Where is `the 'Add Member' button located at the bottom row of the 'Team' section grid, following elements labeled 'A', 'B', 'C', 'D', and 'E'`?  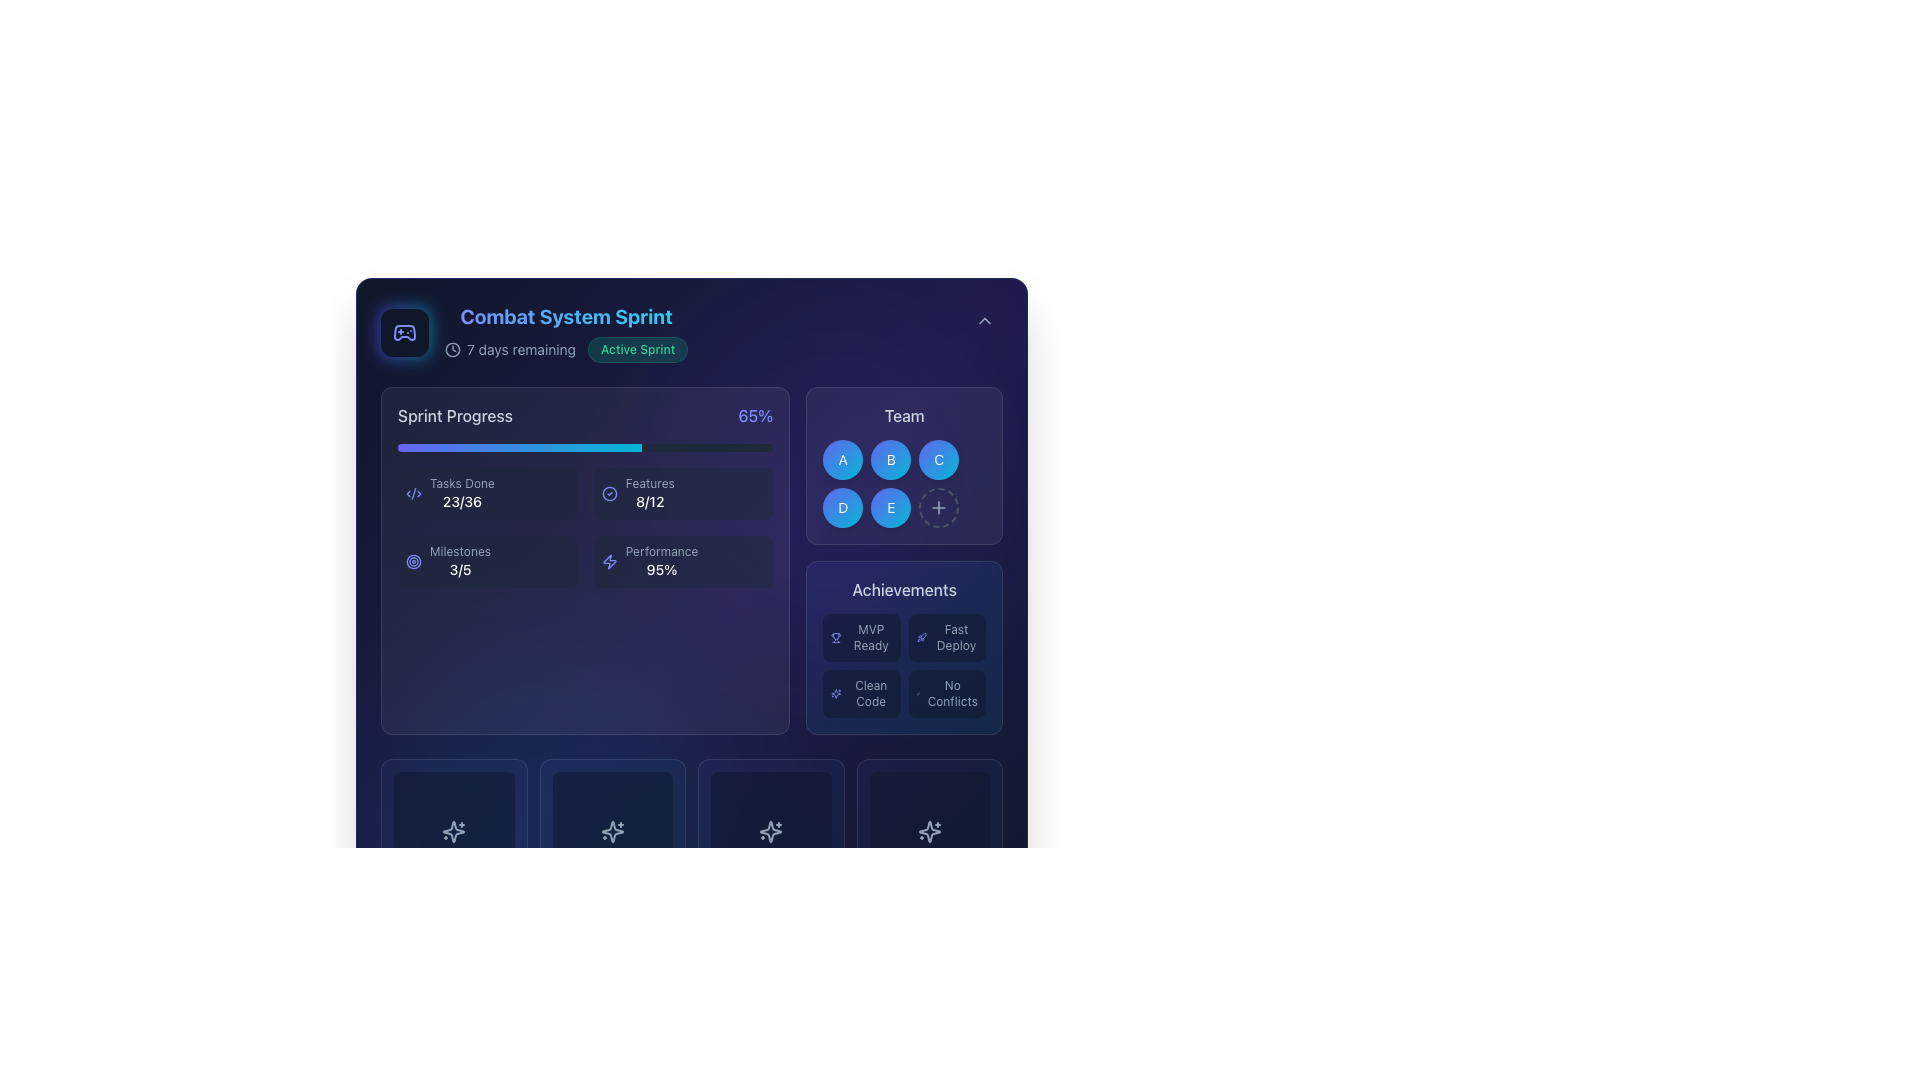
the 'Add Member' button located at the bottom row of the 'Team' section grid, following elements labeled 'A', 'B', 'C', 'D', and 'E' is located at coordinates (938, 507).